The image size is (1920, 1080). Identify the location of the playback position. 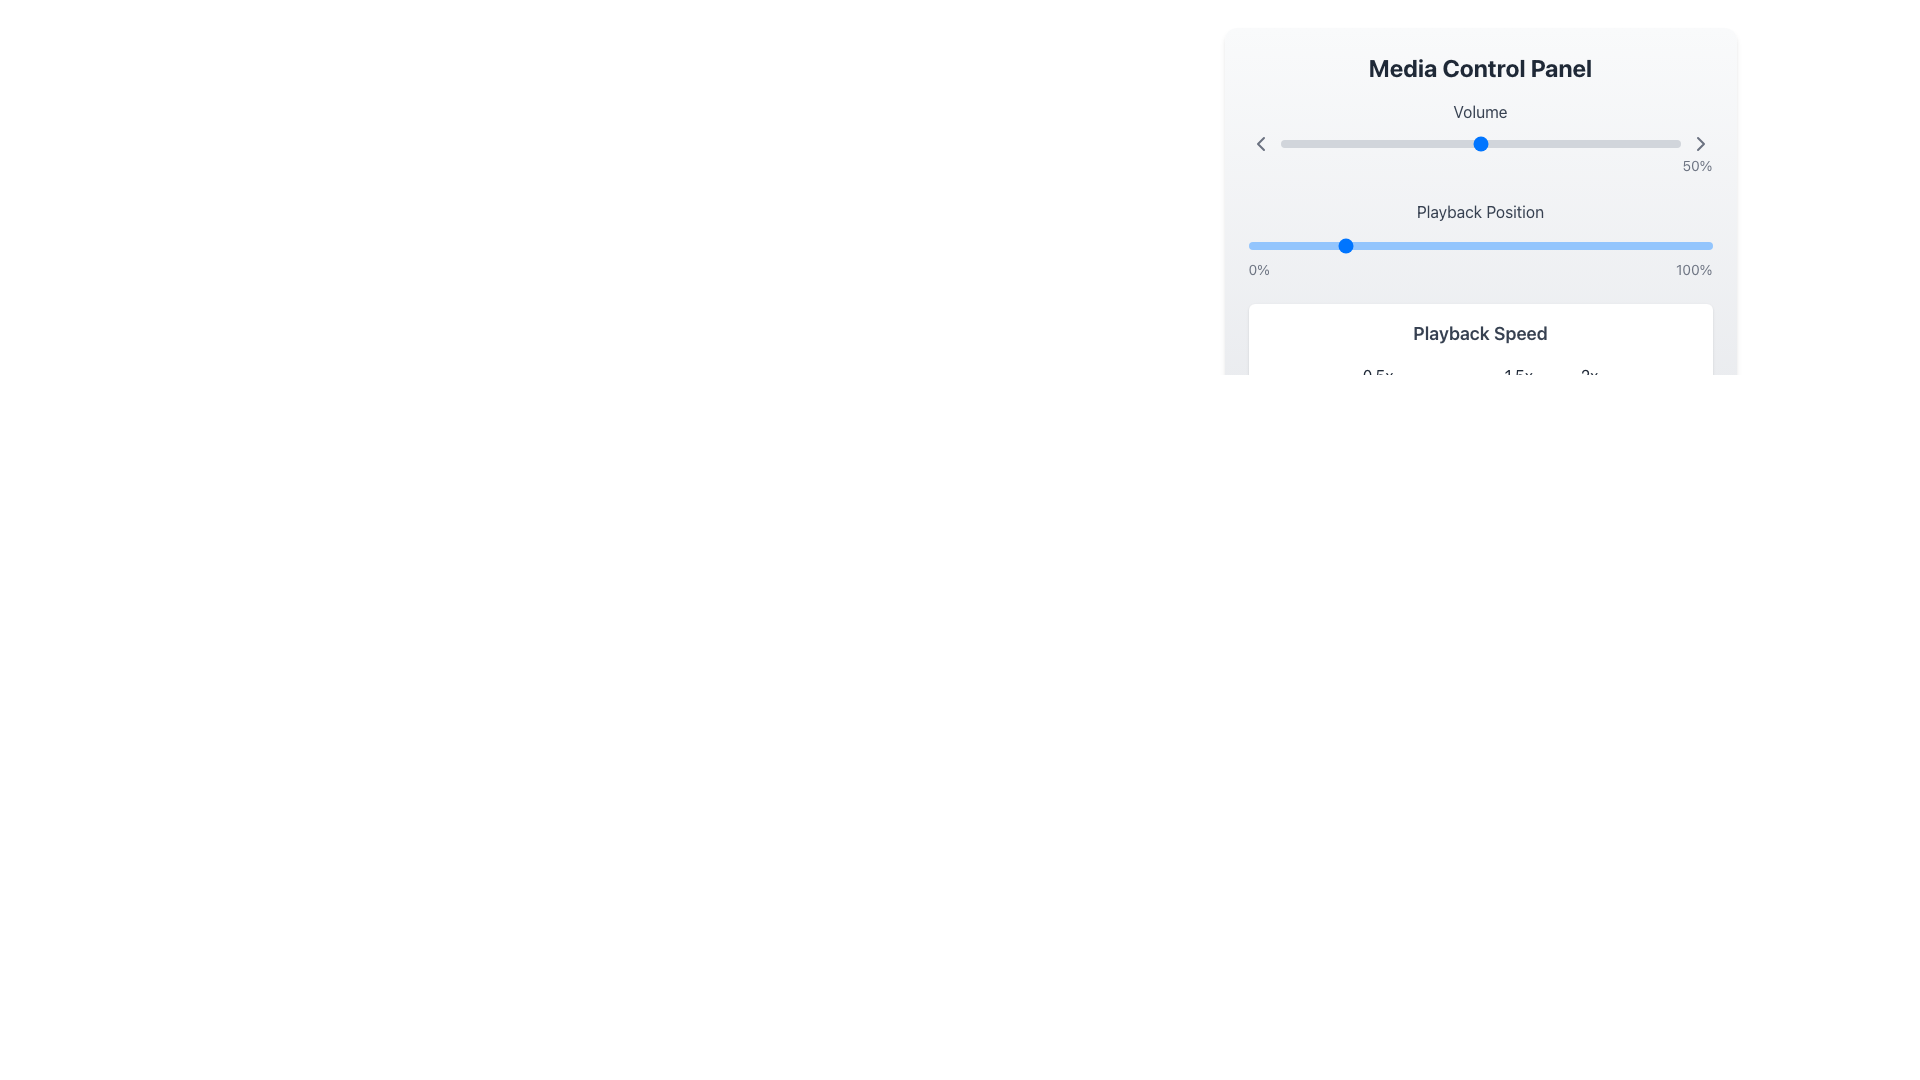
(1530, 245).